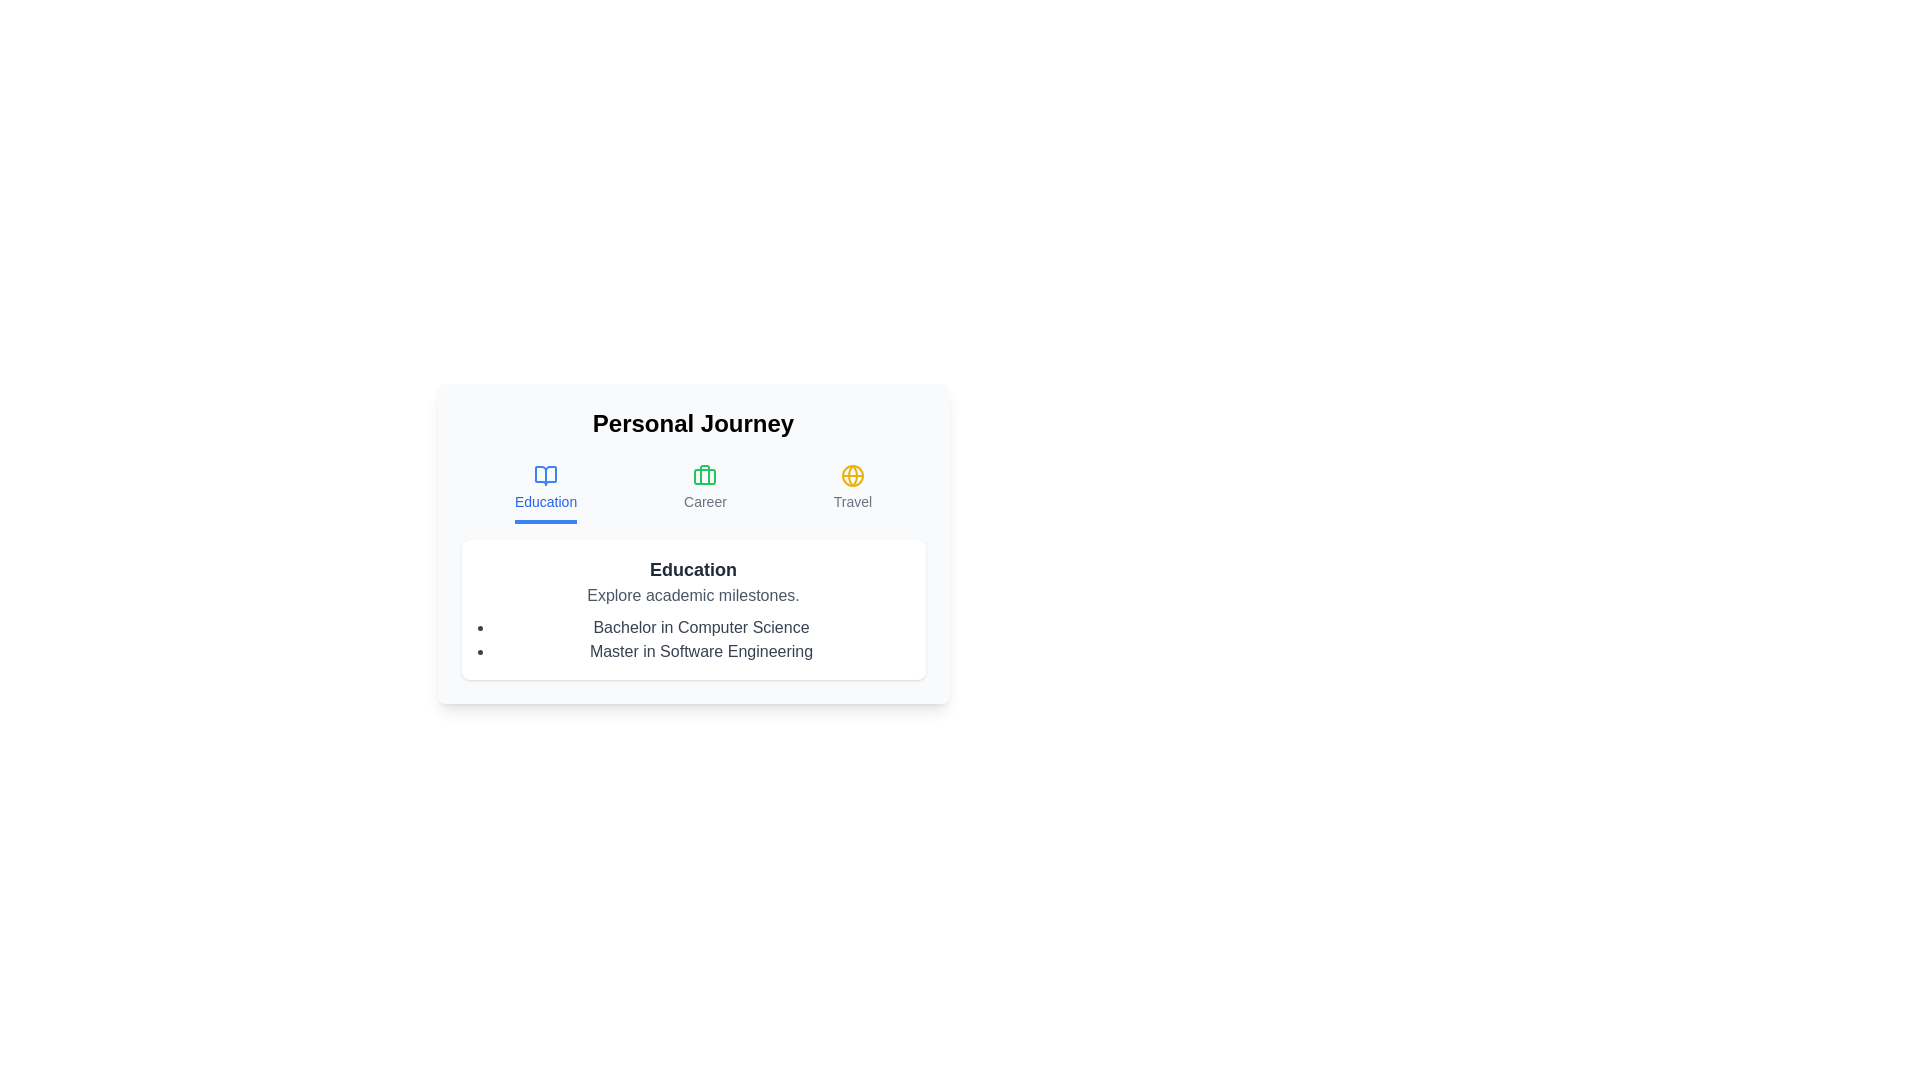  Describe the element at coordinates (852, 475) in the screenshot. I see `the circular globe icon with a yellow color scheme located in the 'Travel' button section of the navigation bar, directly above the 'Travel' text label` at that location.